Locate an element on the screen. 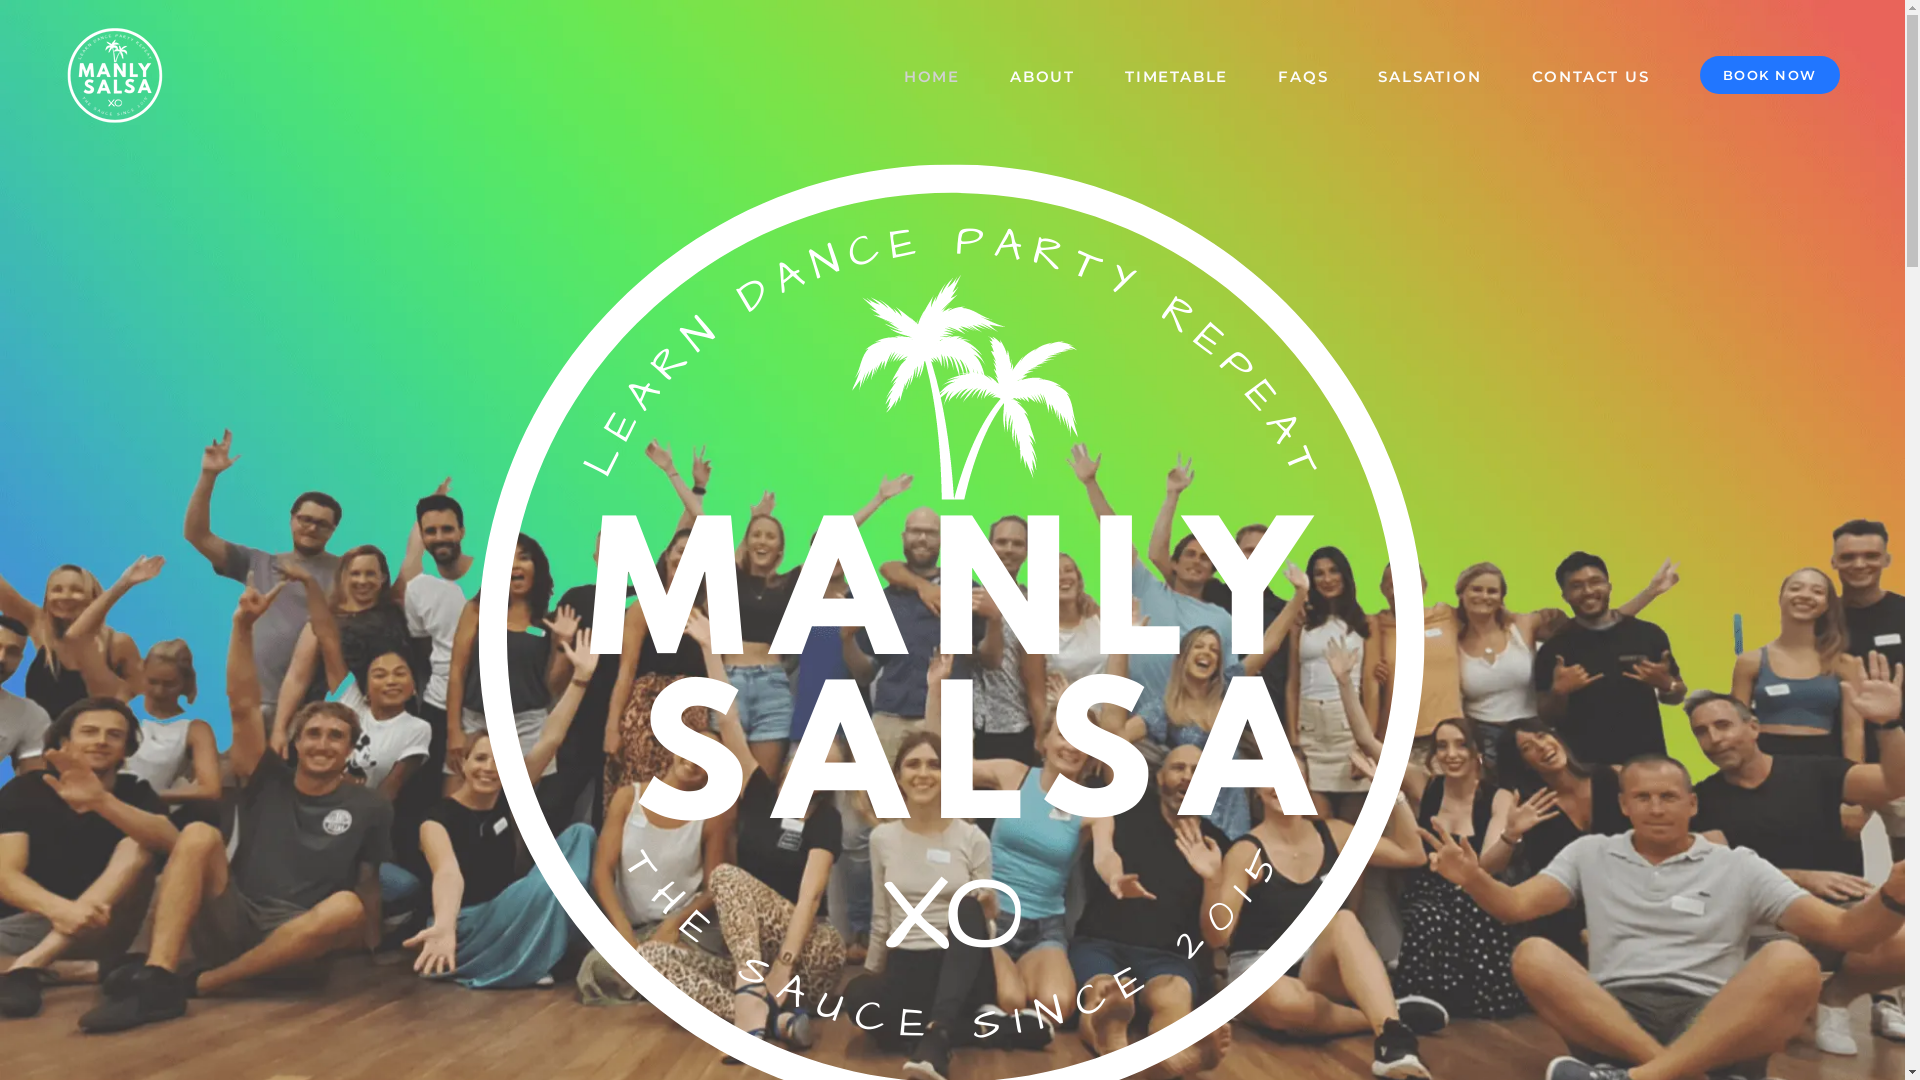  'TIMETABLE' is located at coordinates (1176, 73).